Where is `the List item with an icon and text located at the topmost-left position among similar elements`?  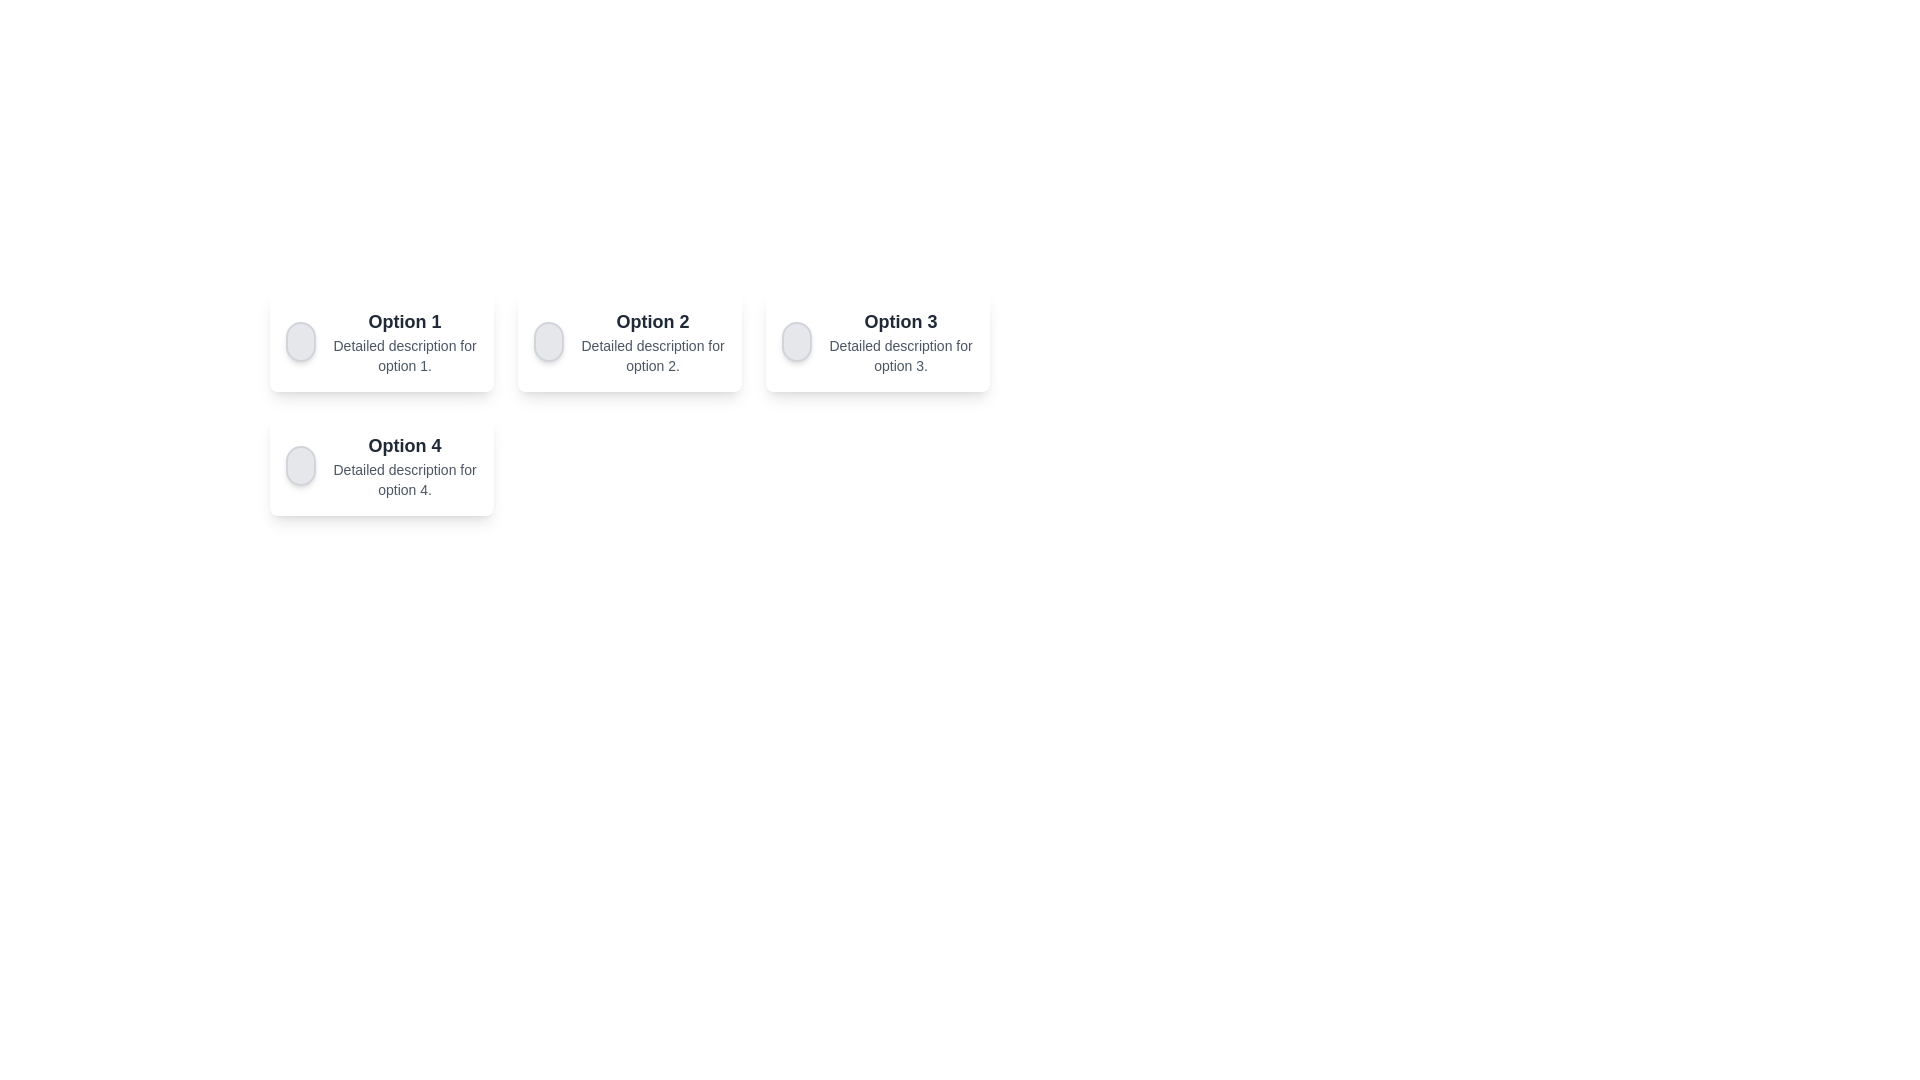
the List item with an icon and text located at the topmost-left position among similar elements is located at coordinates (382, 341).